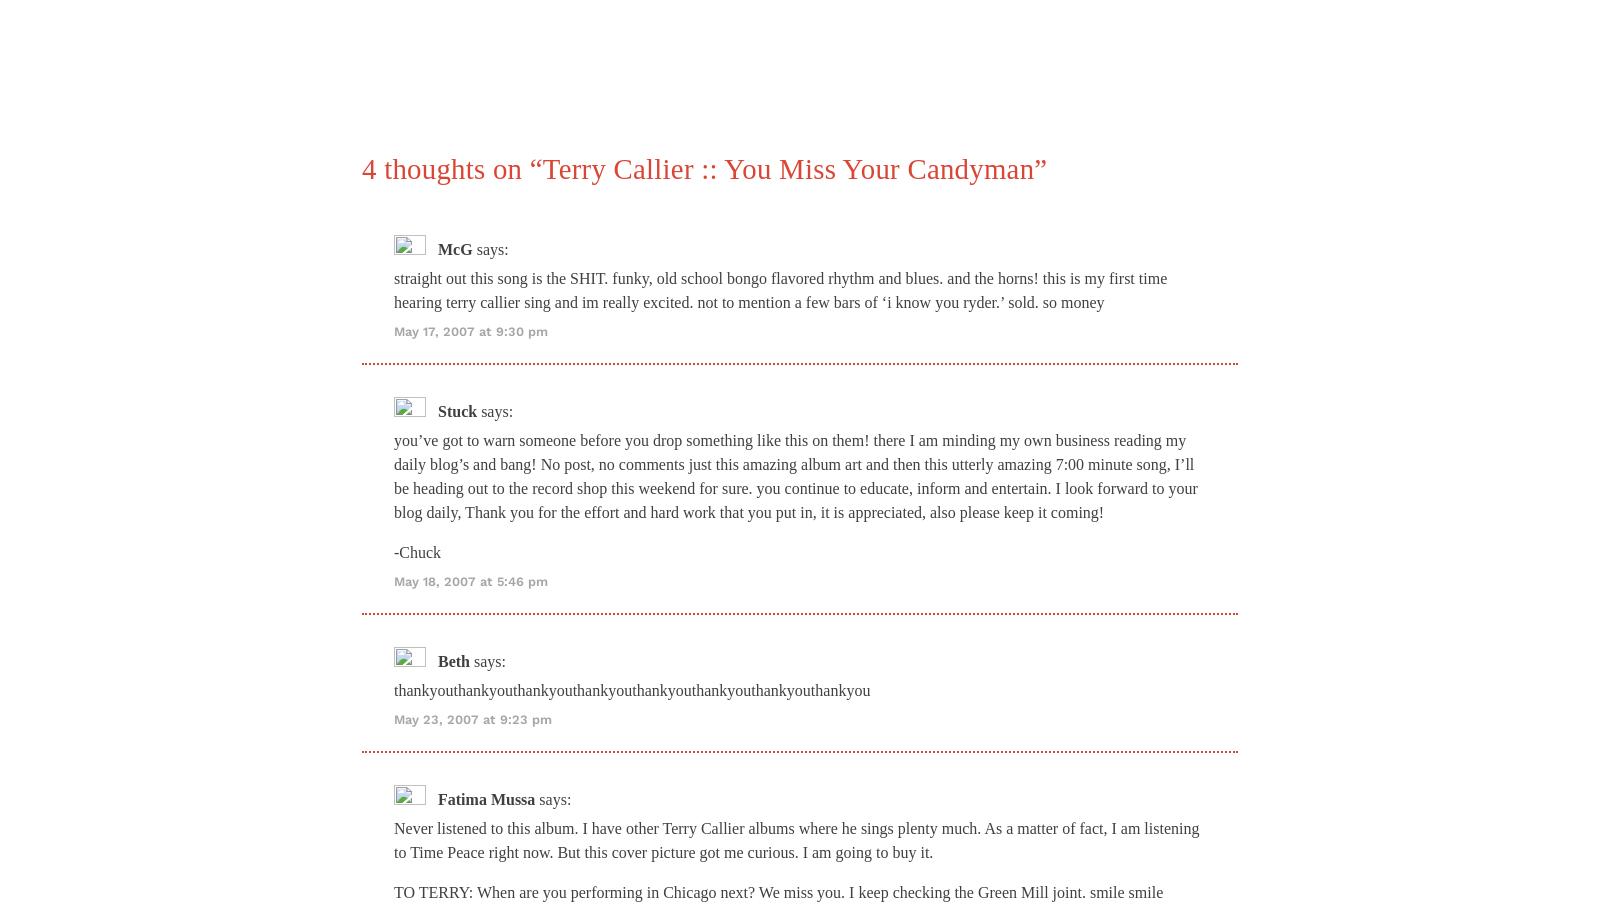  What do you see at coordinates (436, 660) in the screenshot?
I see `'Beth'` at bounding box center [436, 660].